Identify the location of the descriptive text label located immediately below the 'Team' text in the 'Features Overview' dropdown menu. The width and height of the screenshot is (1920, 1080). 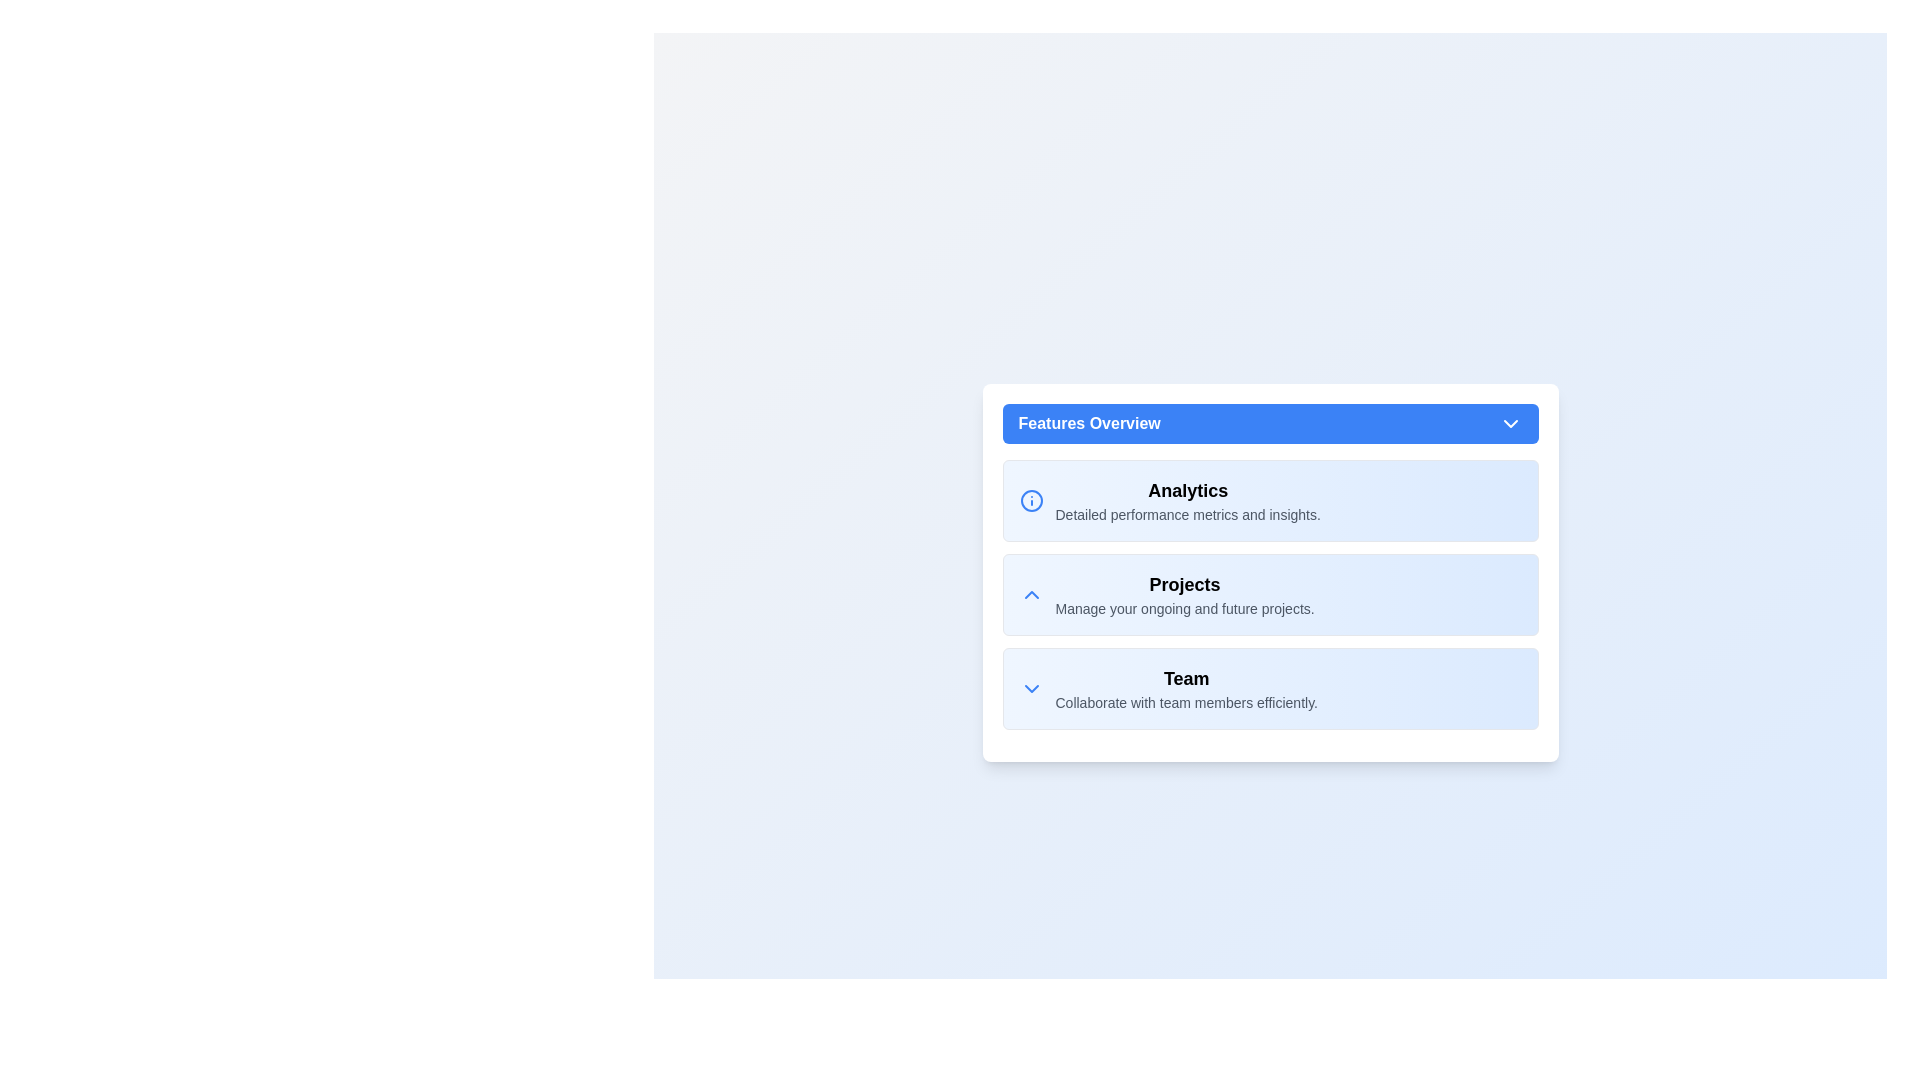
(1186, 701).